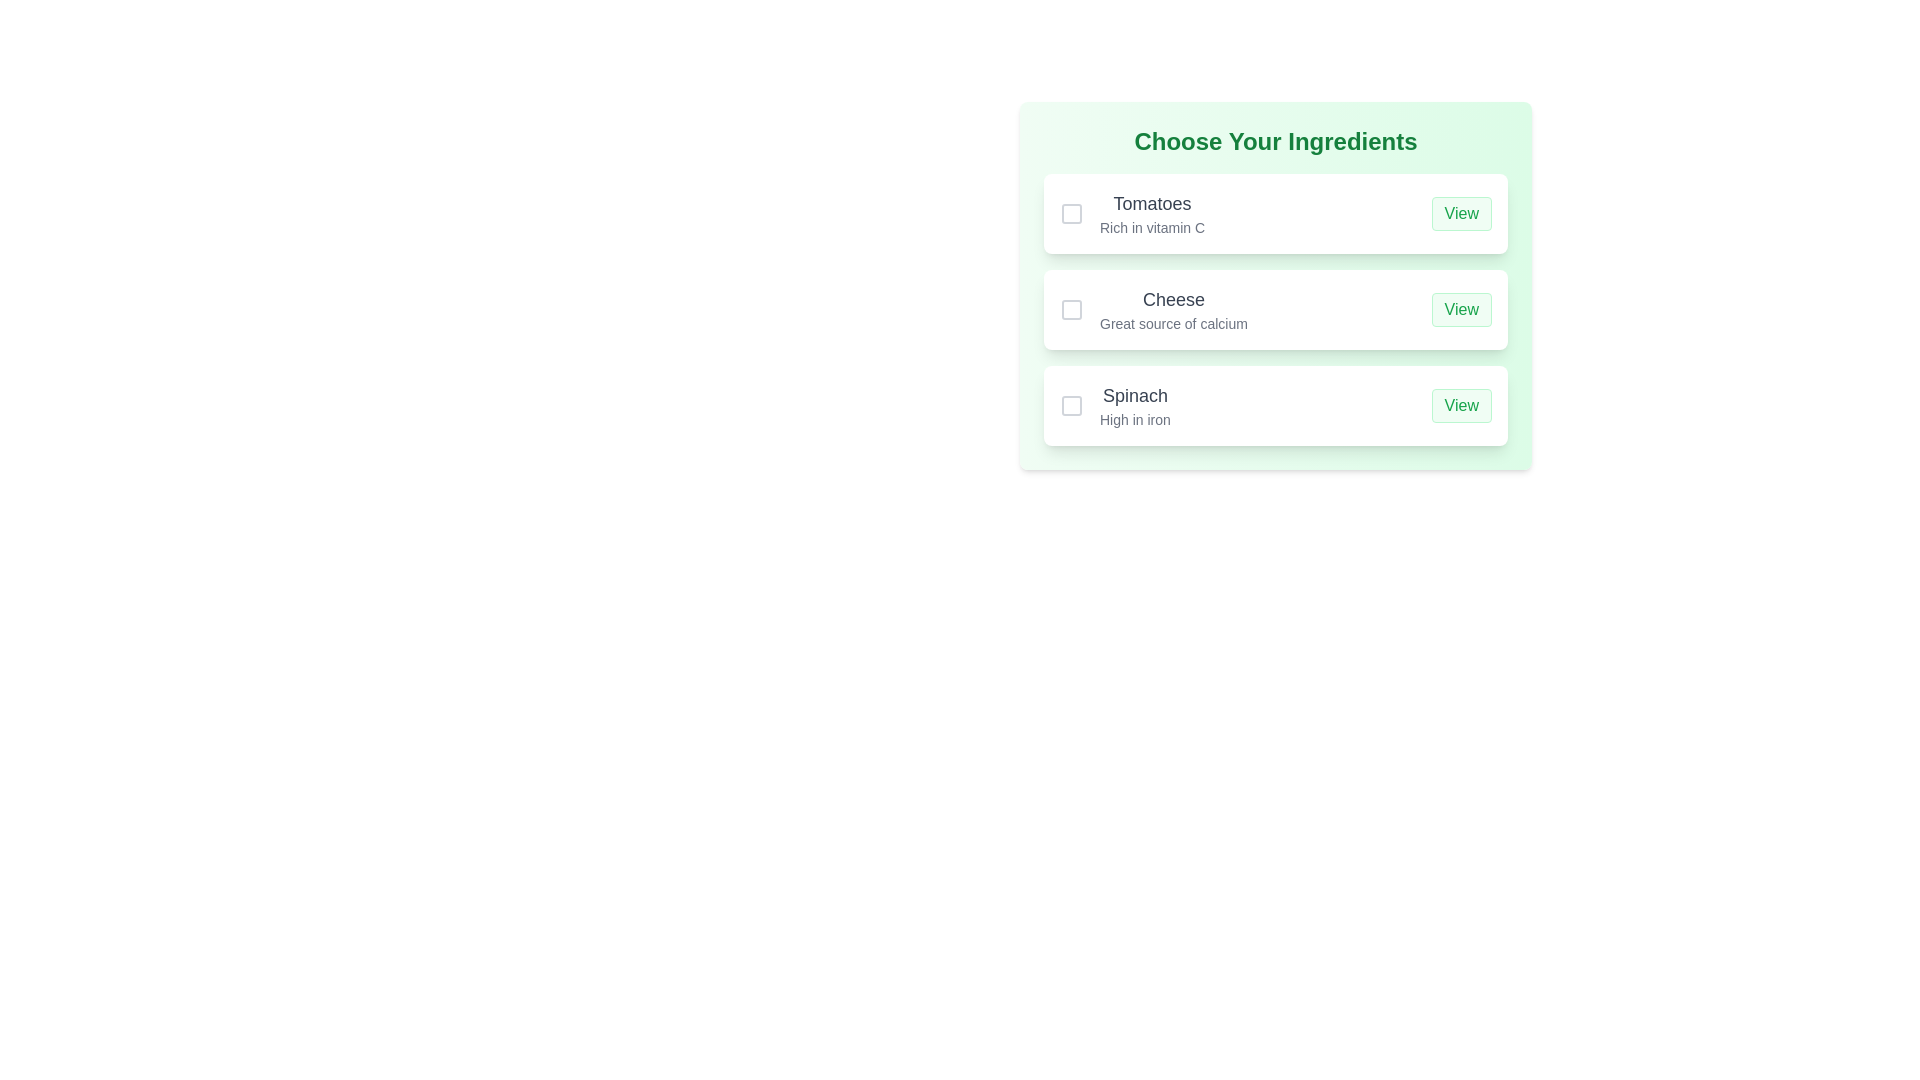  Describe the element at coordinates (1461, 213) in the screenshot. I see `the rectangular button labeled 'View' with a green theme` at that location.